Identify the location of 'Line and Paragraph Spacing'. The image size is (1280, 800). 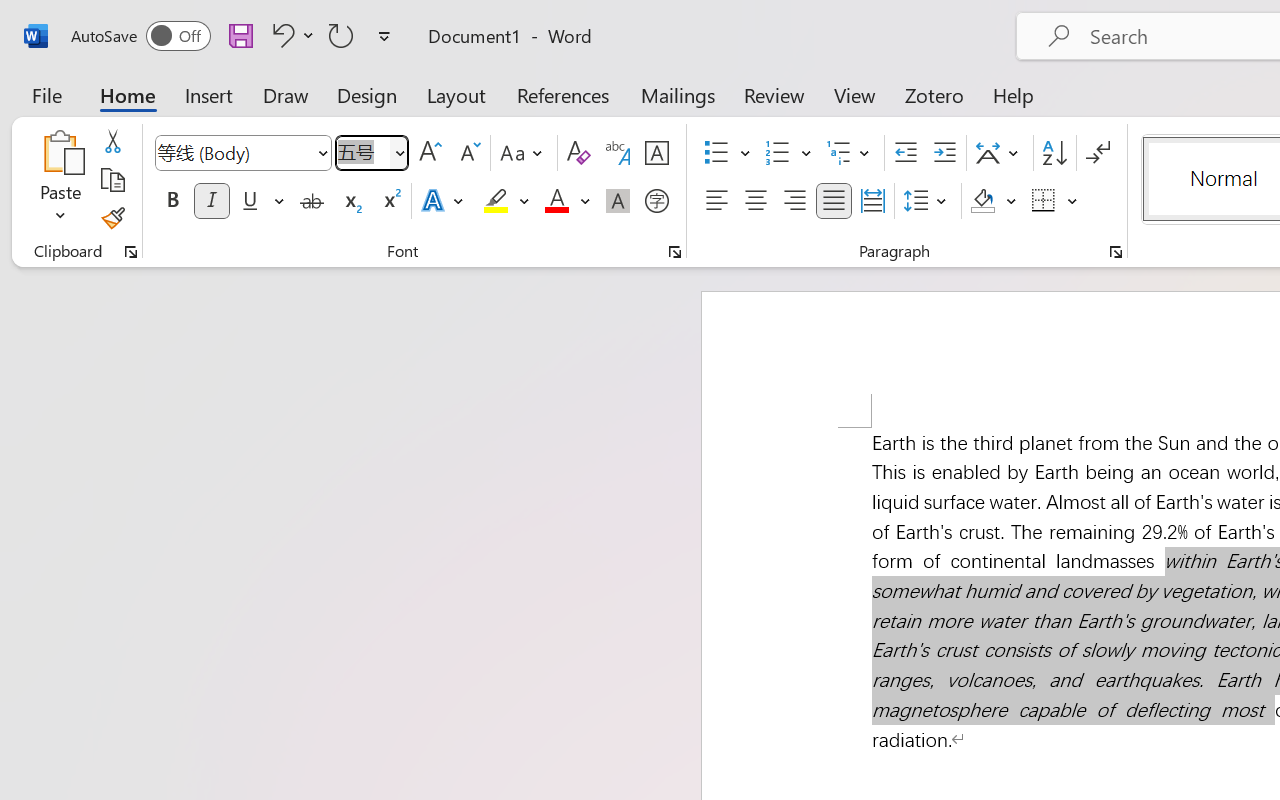
(927, 201).